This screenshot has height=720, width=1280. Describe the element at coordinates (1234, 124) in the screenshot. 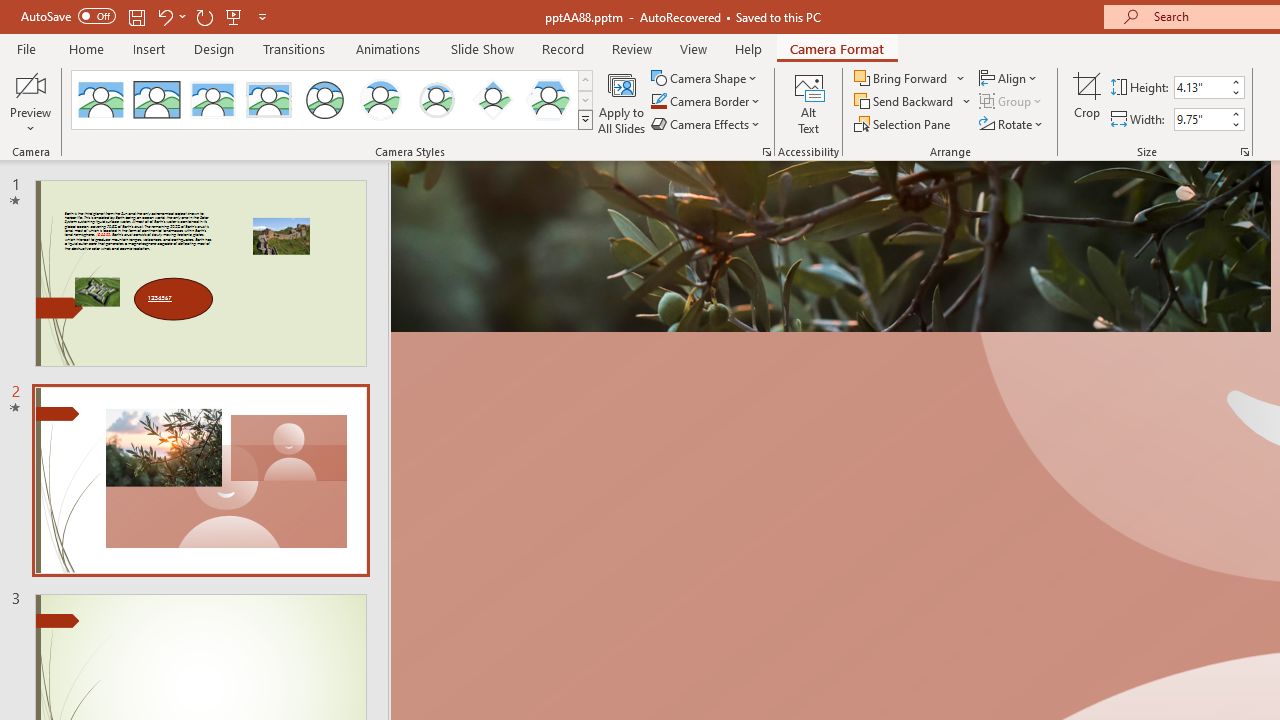

I see `'Less'` at that location.